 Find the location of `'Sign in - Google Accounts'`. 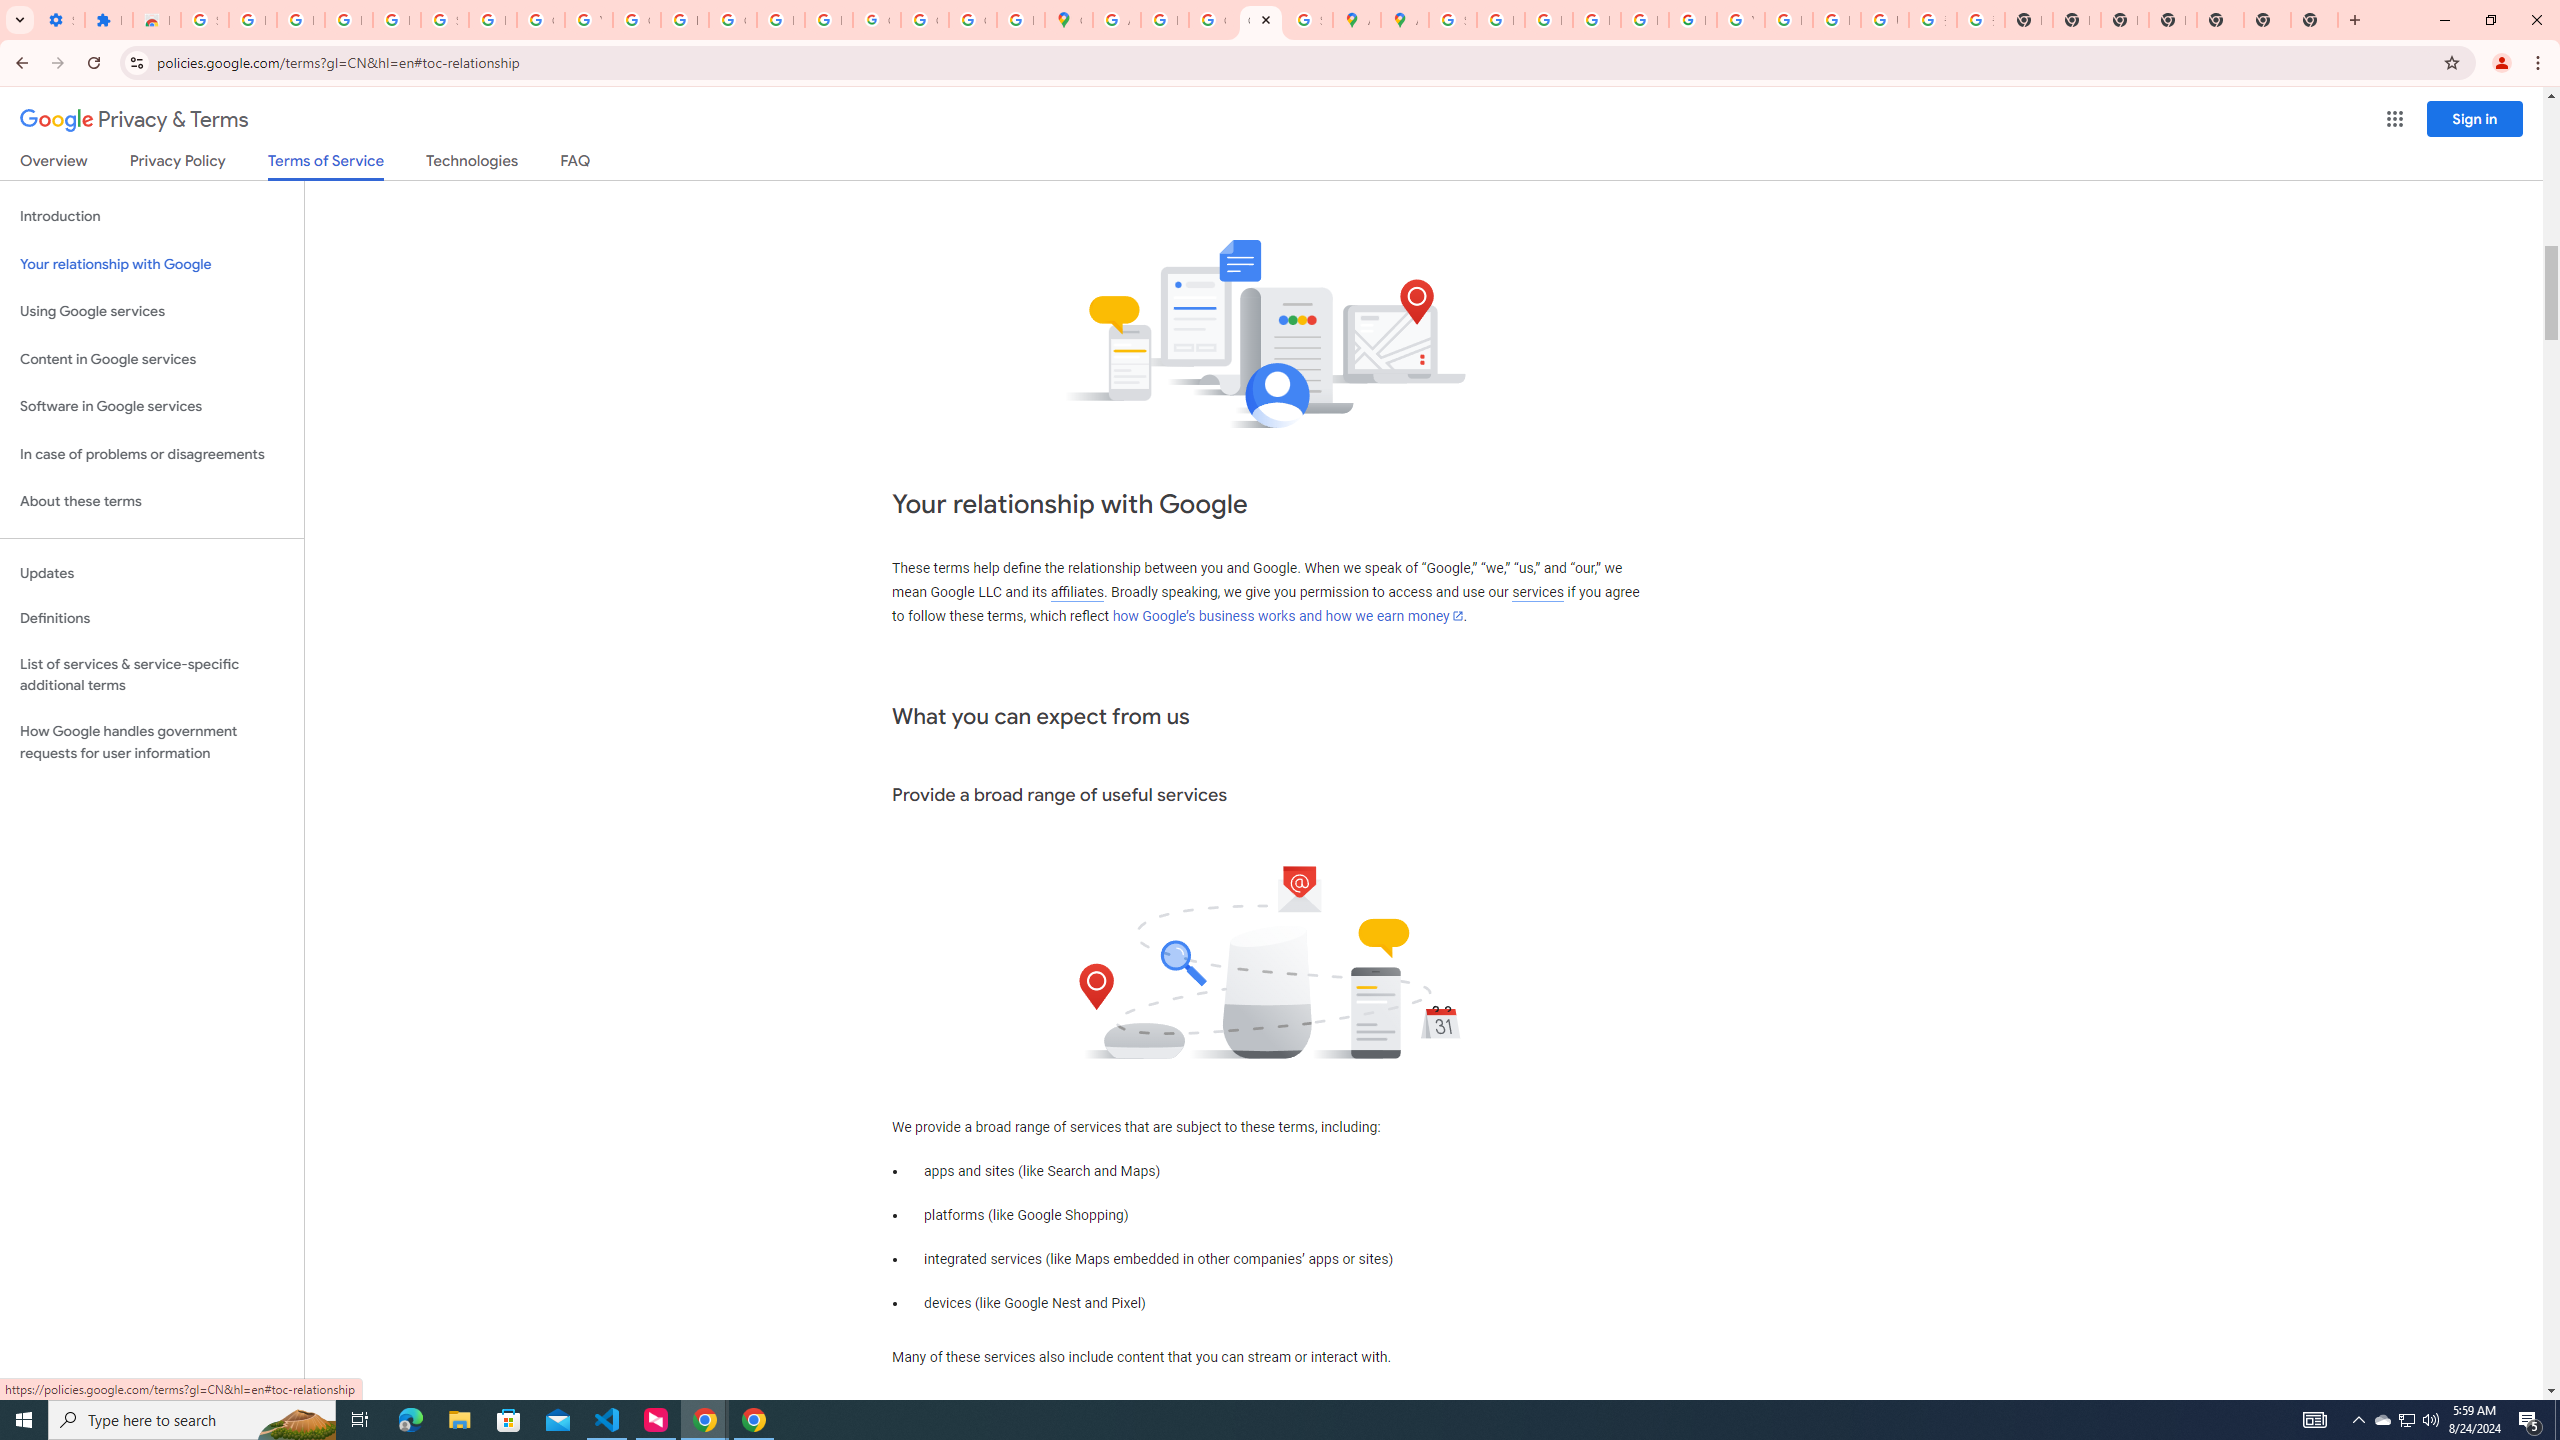

'Sign in - Google Accounts' is located at coordinates (444, 19).